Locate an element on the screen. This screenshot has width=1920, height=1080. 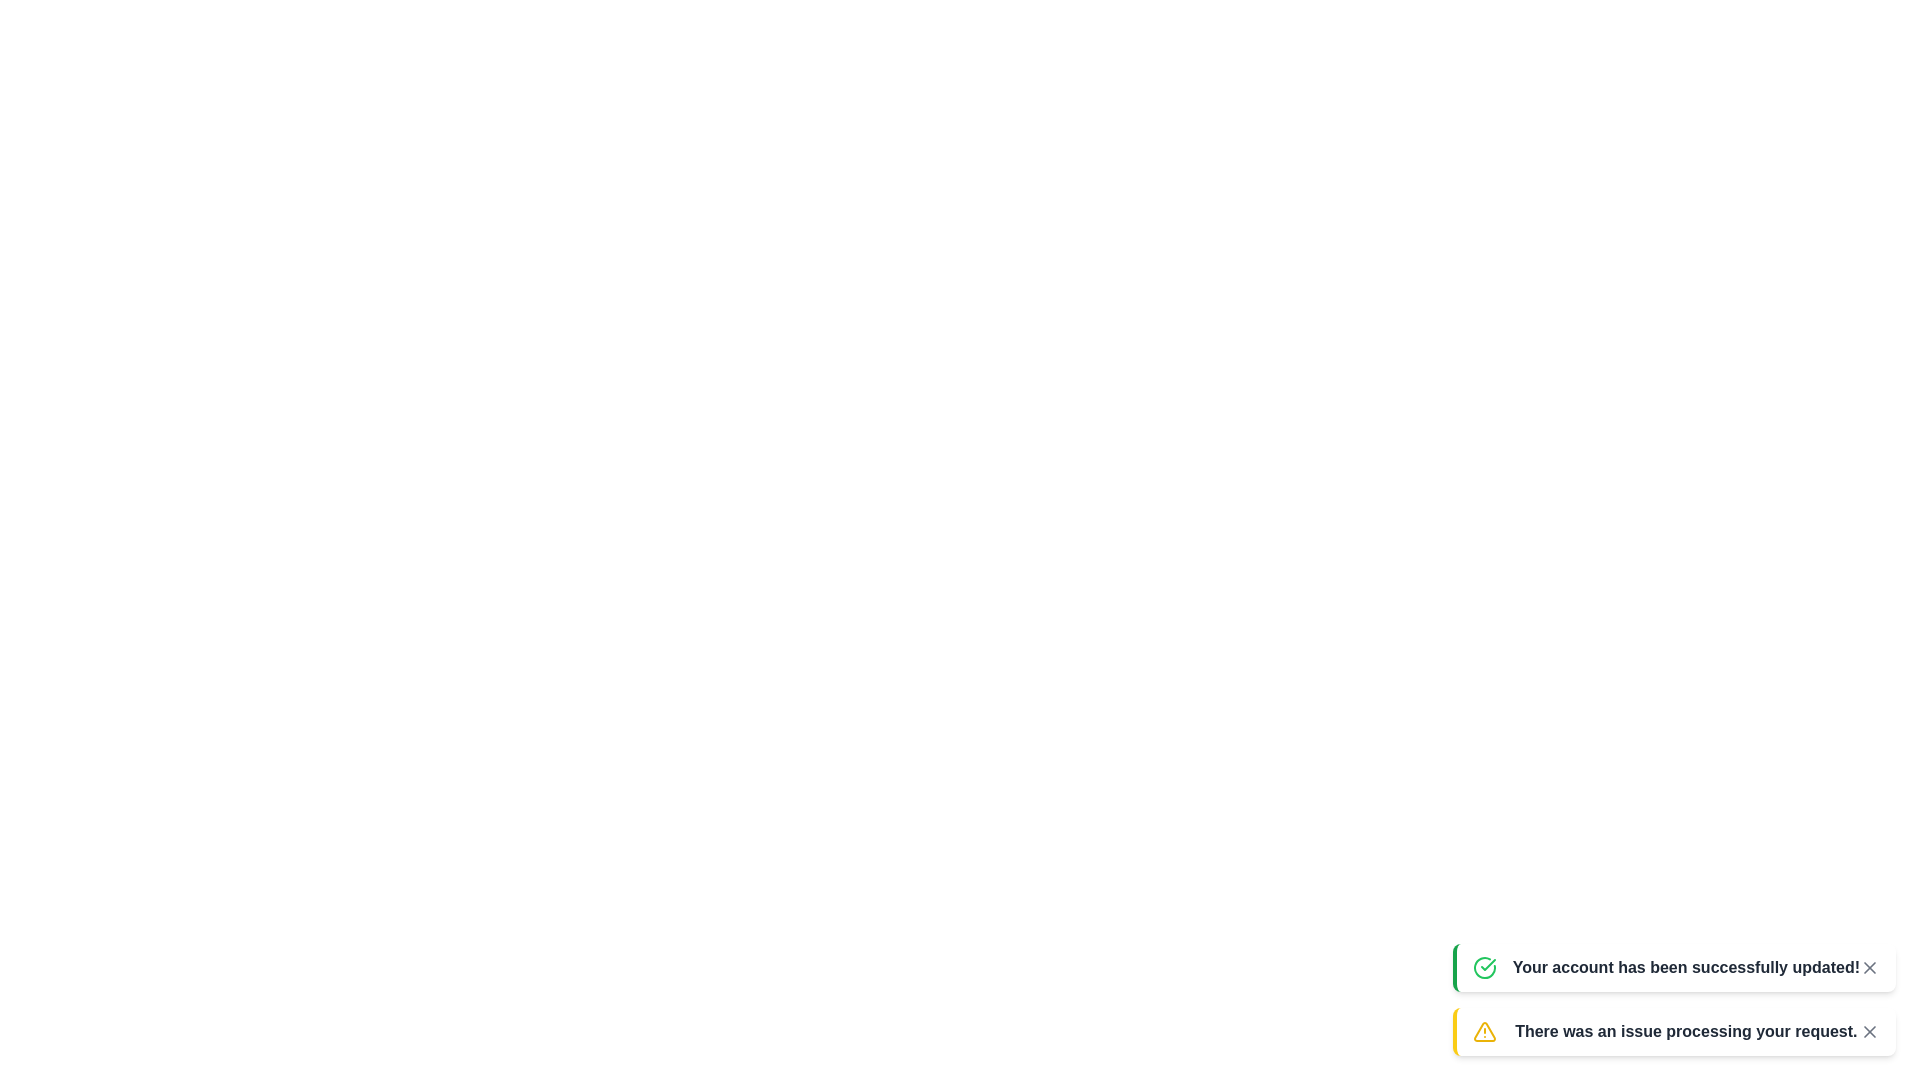
the notification with message 'Your account has been successfully updated!' is located at coordinates (1674, 967).